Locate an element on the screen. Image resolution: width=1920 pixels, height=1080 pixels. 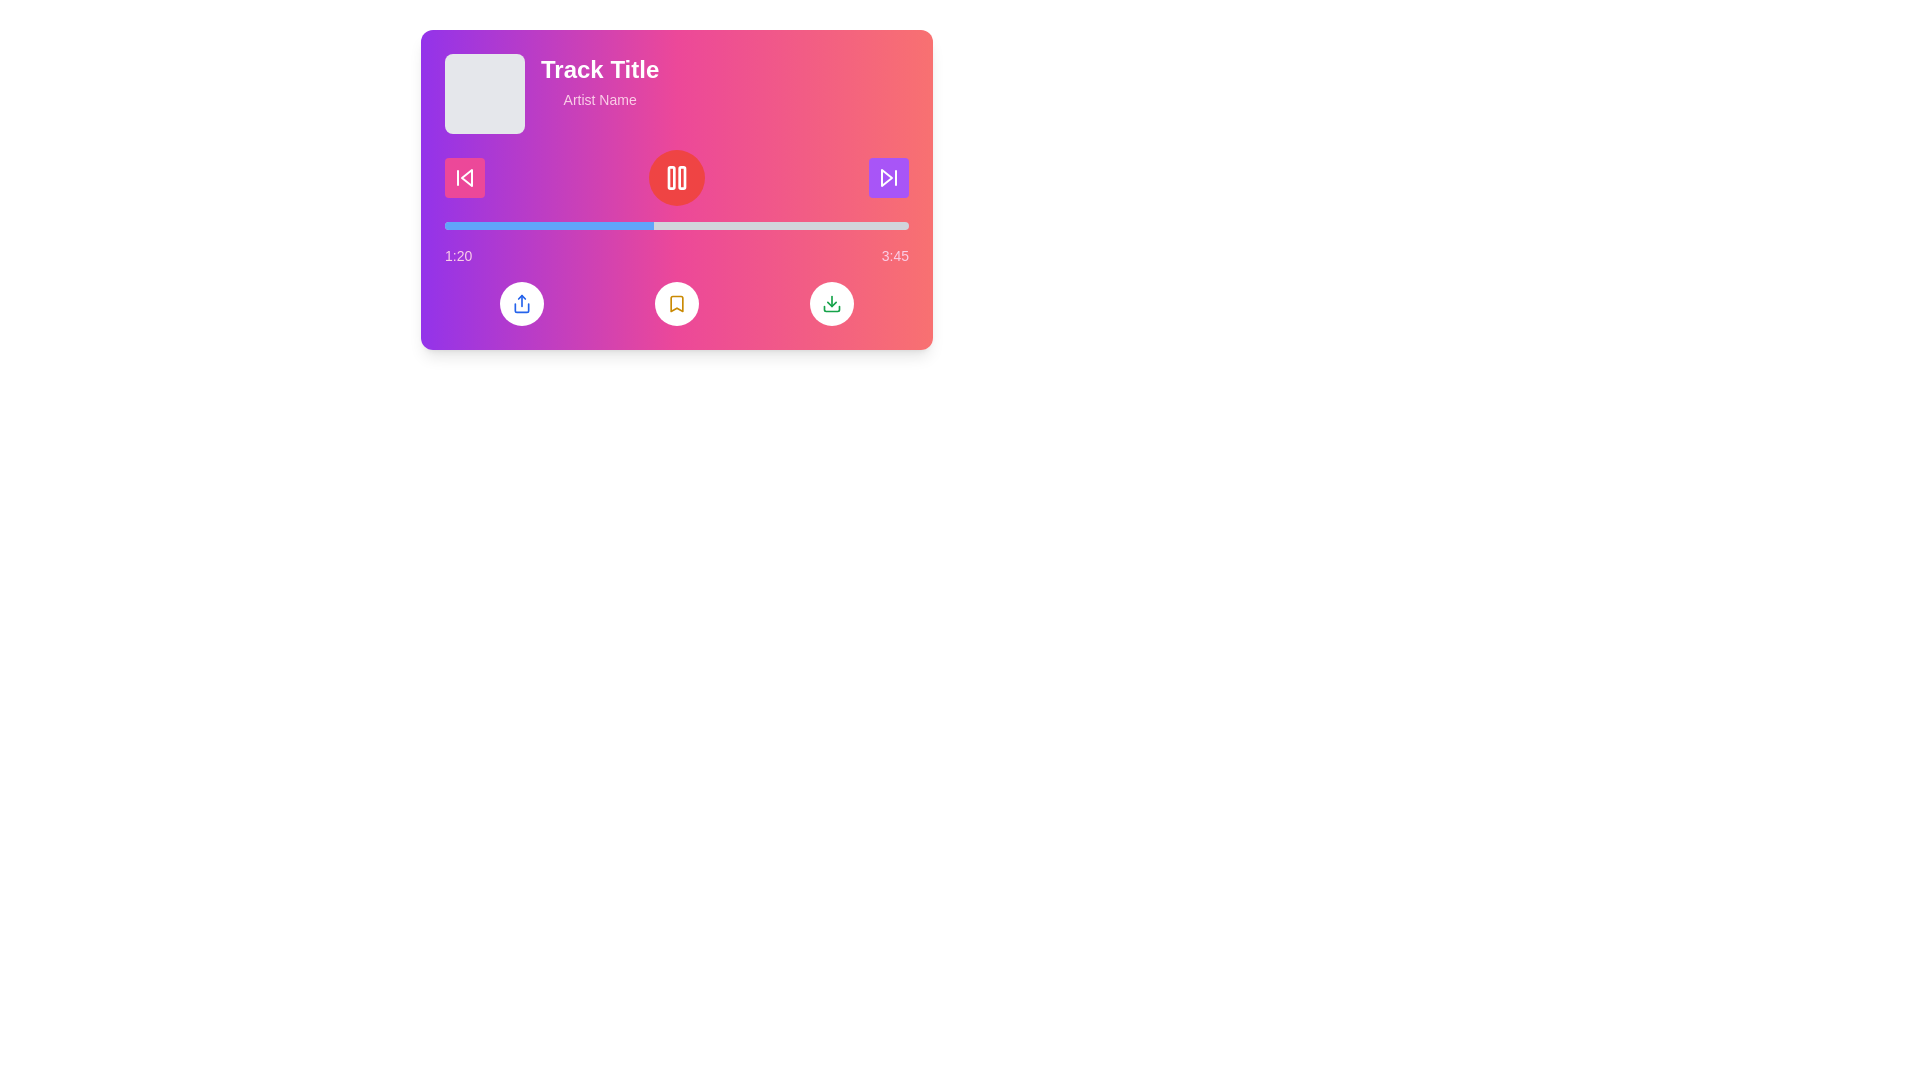
playback progress is located at coordinates (507, 225).